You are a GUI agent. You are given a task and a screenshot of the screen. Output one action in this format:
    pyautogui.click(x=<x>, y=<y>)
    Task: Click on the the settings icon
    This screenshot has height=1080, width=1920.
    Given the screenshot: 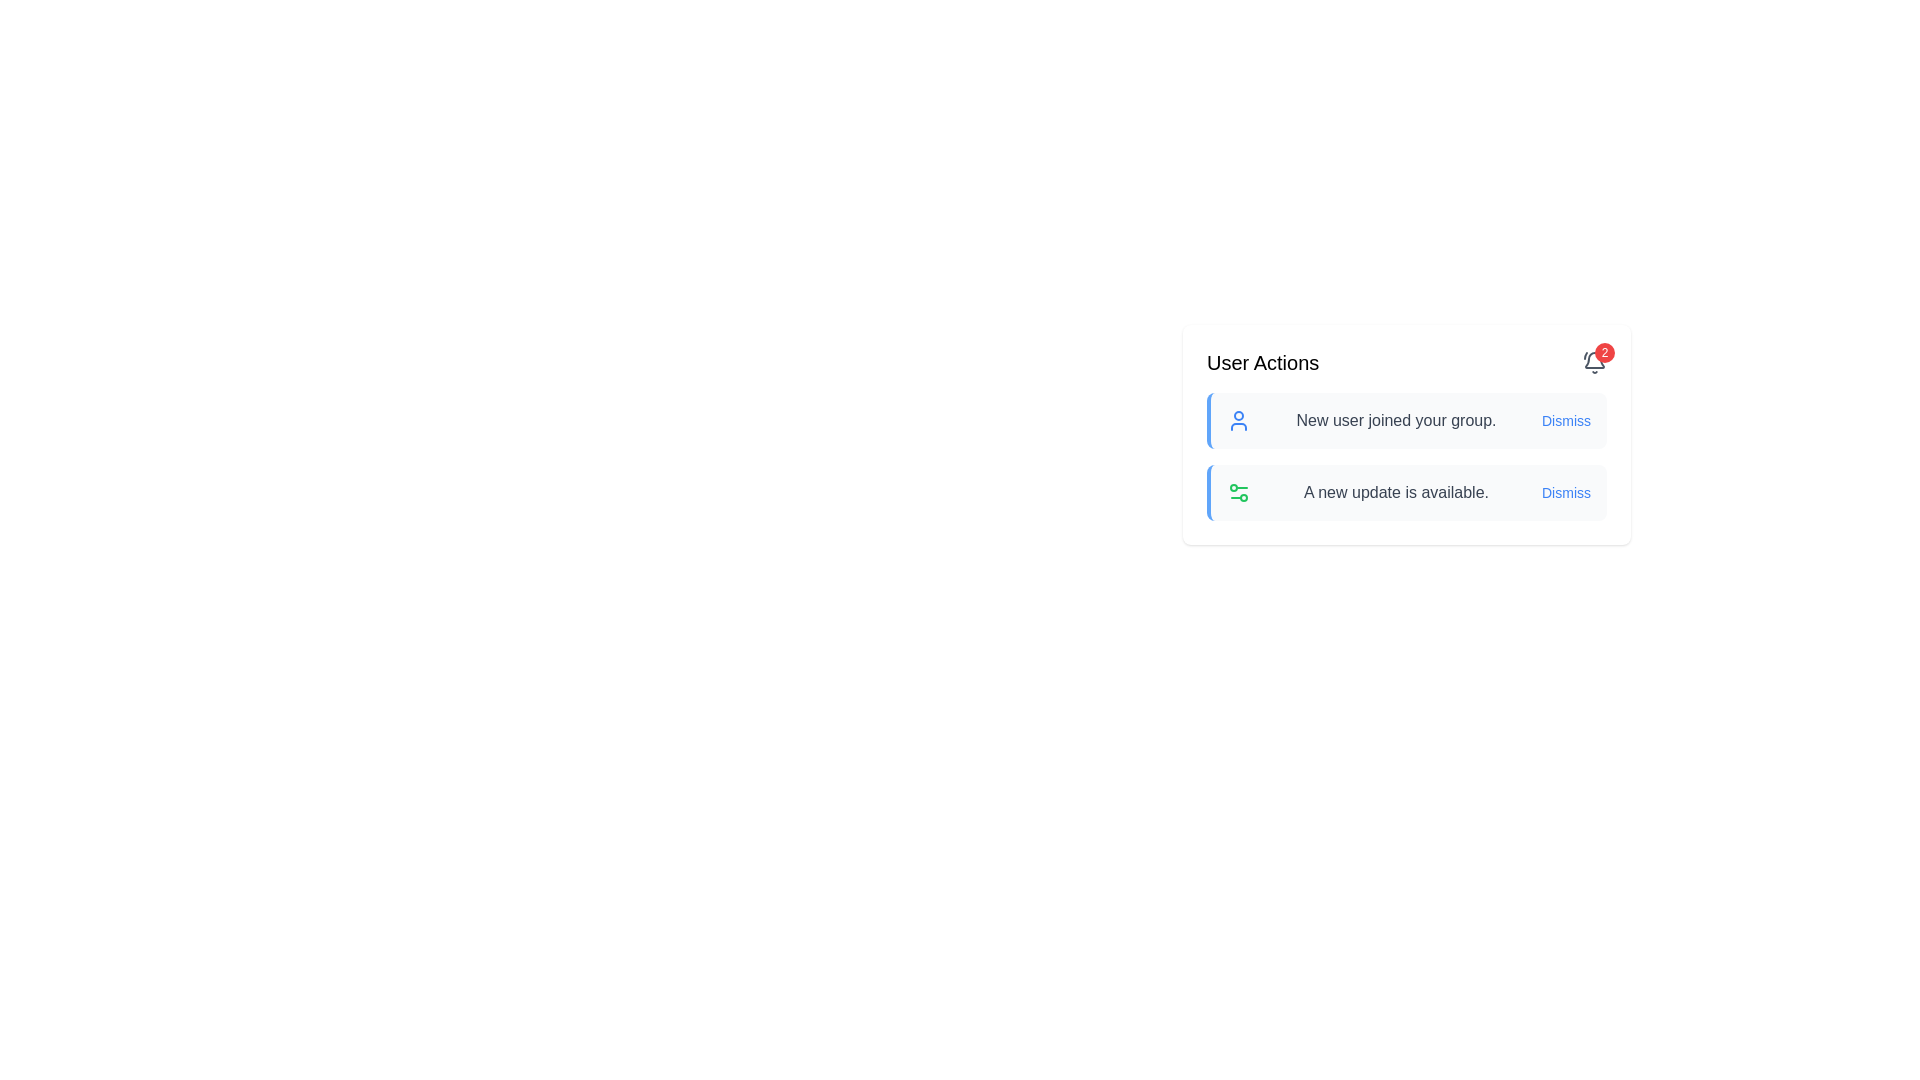 What is the action you would take?
    pyautogui.click(x=1237, y=493)
    